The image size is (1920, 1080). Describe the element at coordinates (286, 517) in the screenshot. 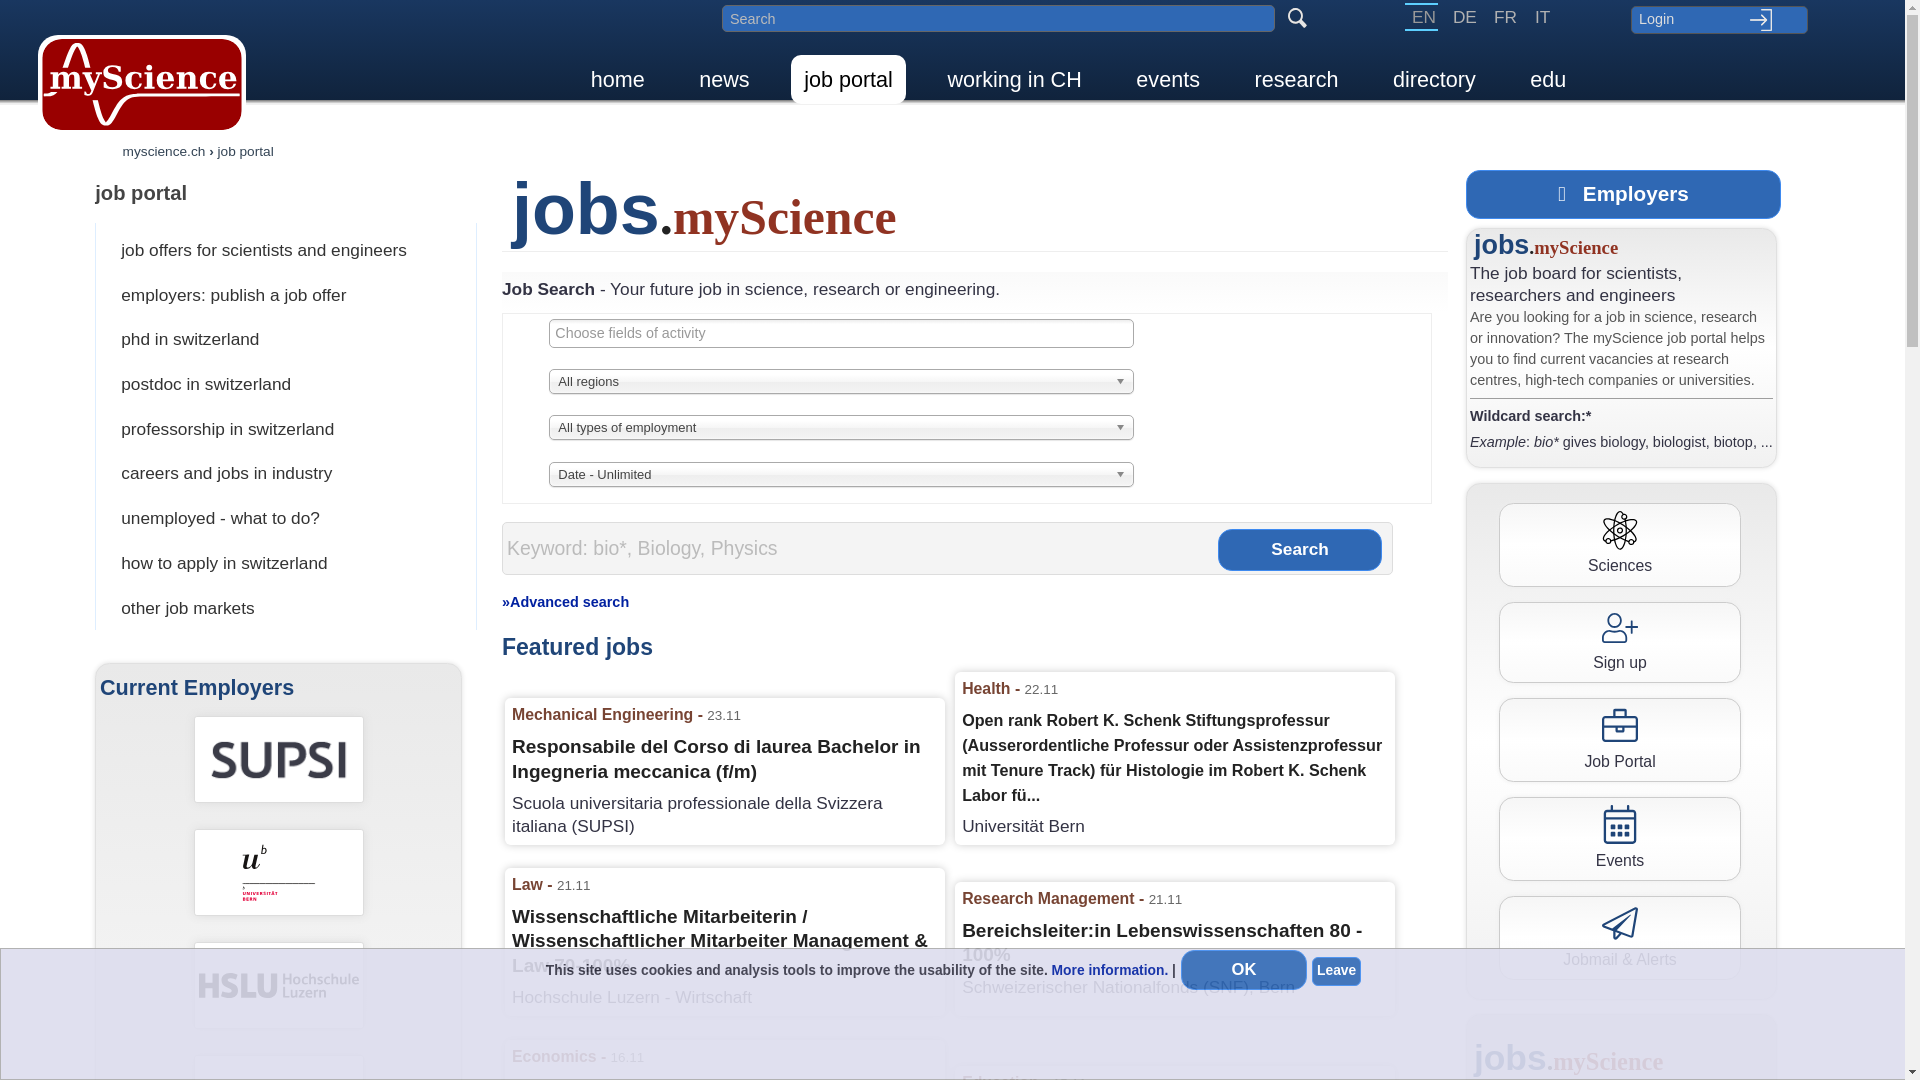

I see `'unemployed - what to do?'` at that location.